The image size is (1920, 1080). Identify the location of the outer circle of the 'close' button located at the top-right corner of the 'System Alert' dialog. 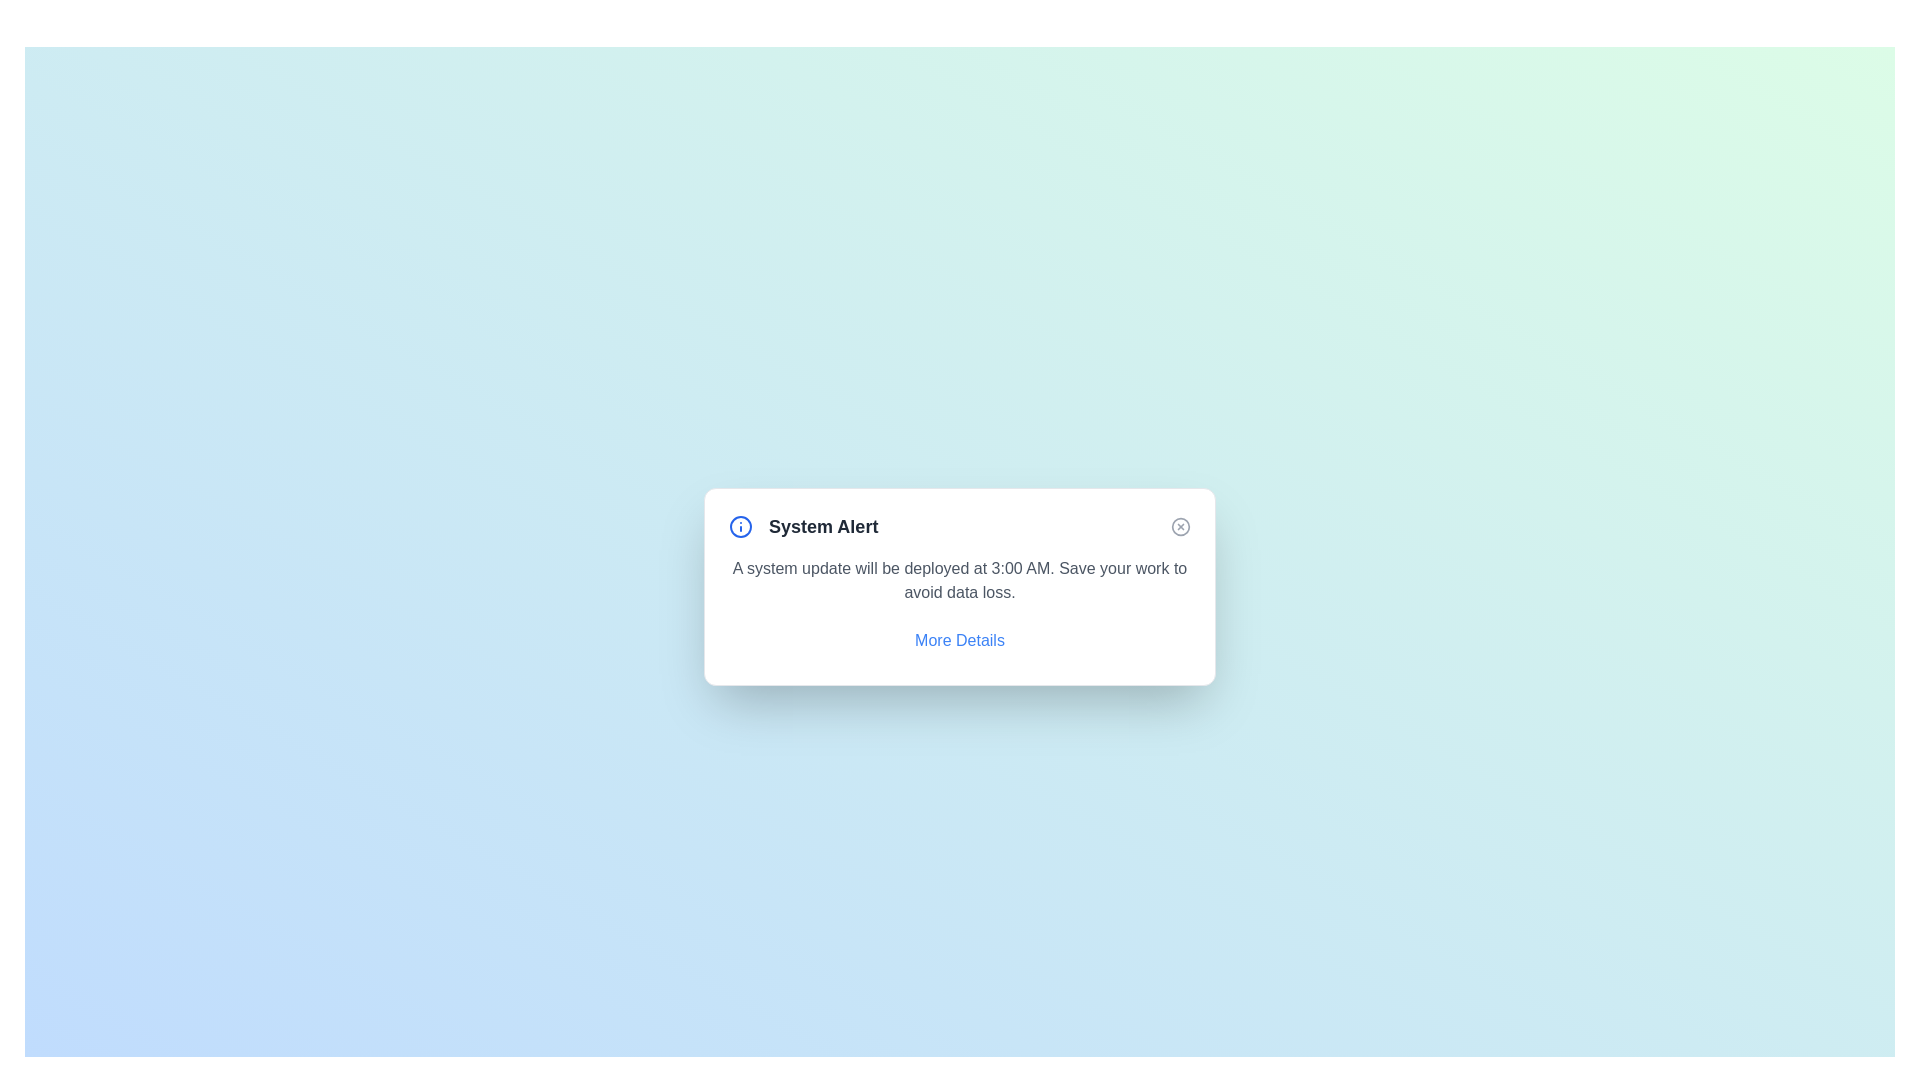
(1180, 526).